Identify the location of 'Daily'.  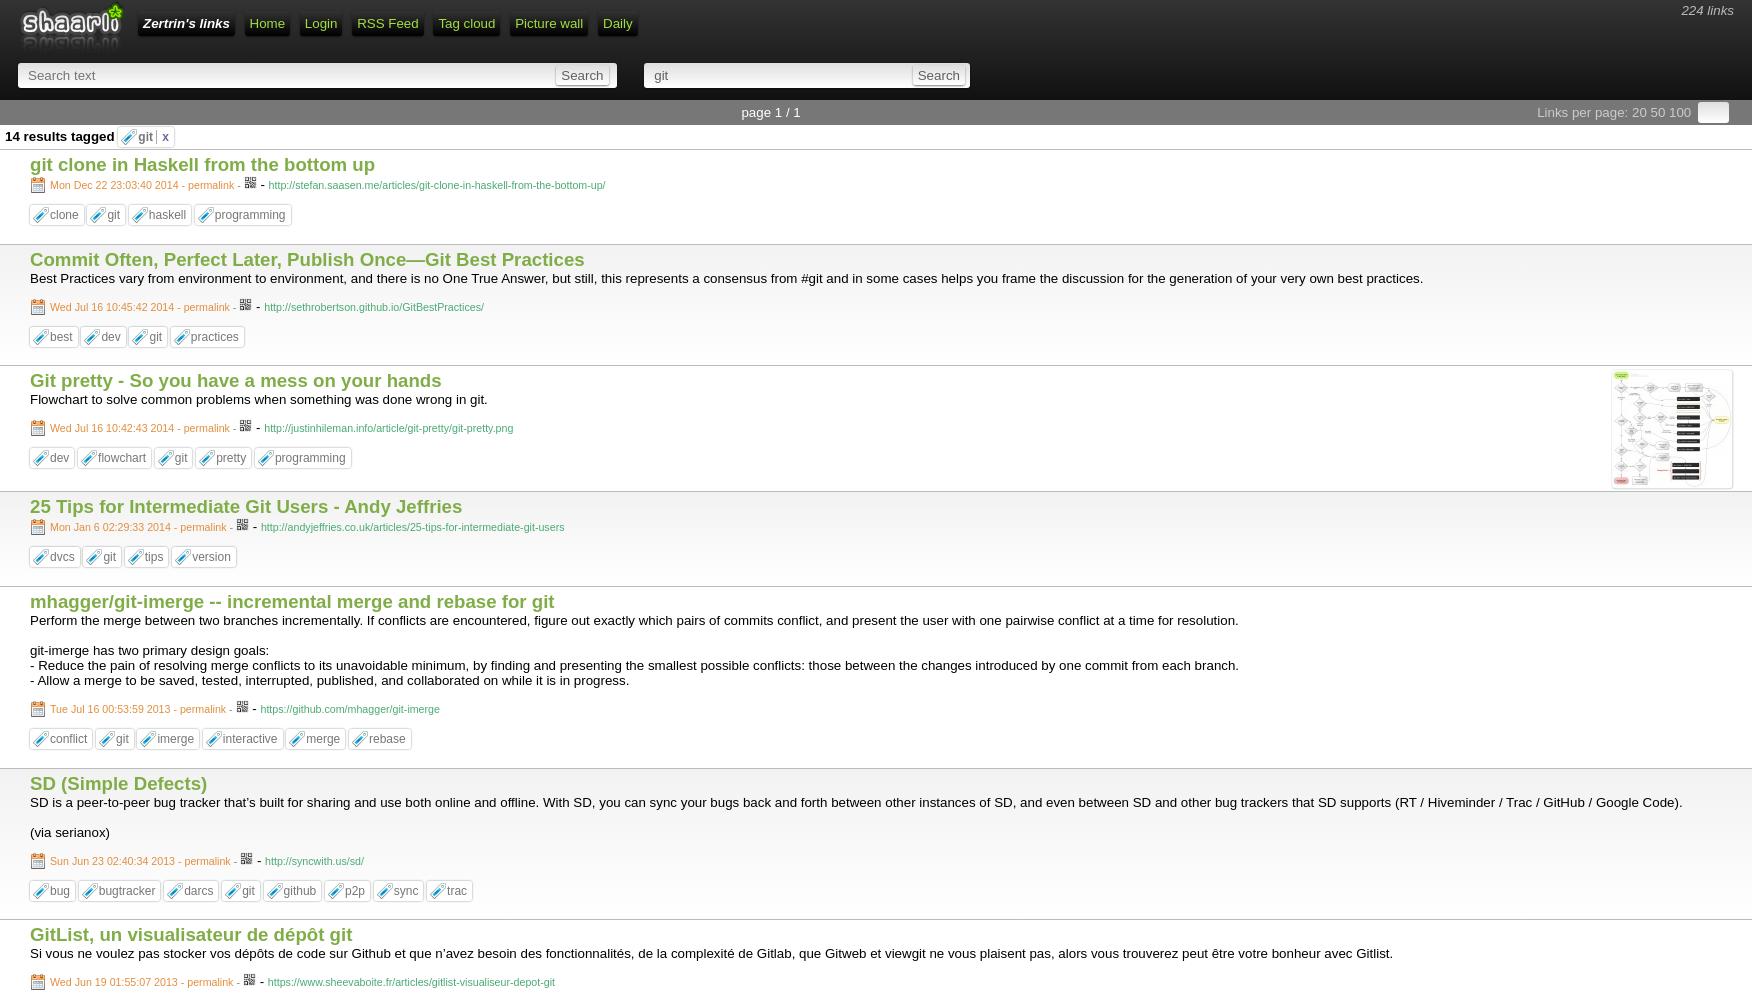
(603, 23).